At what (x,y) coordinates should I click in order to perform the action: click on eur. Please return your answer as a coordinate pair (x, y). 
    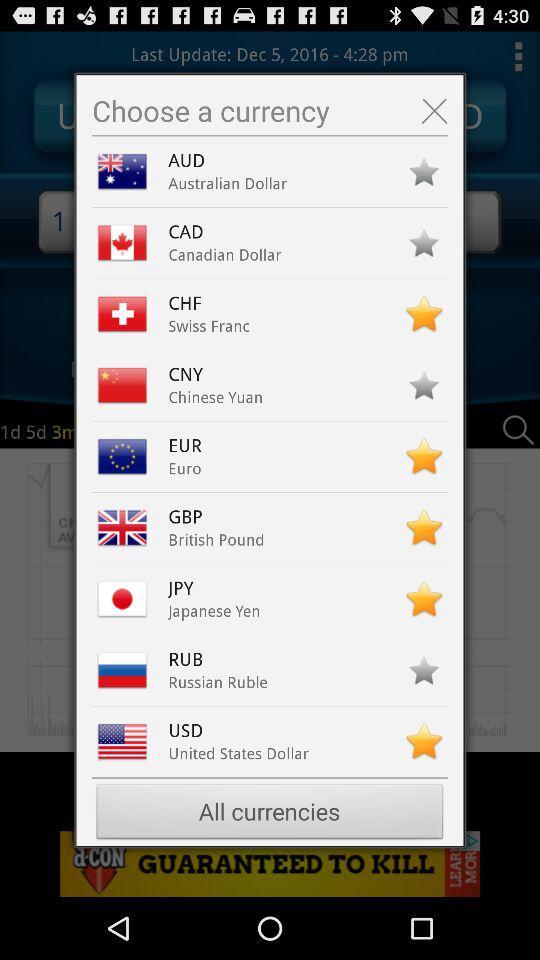
    Looking at the image, I should click on (190, 445).